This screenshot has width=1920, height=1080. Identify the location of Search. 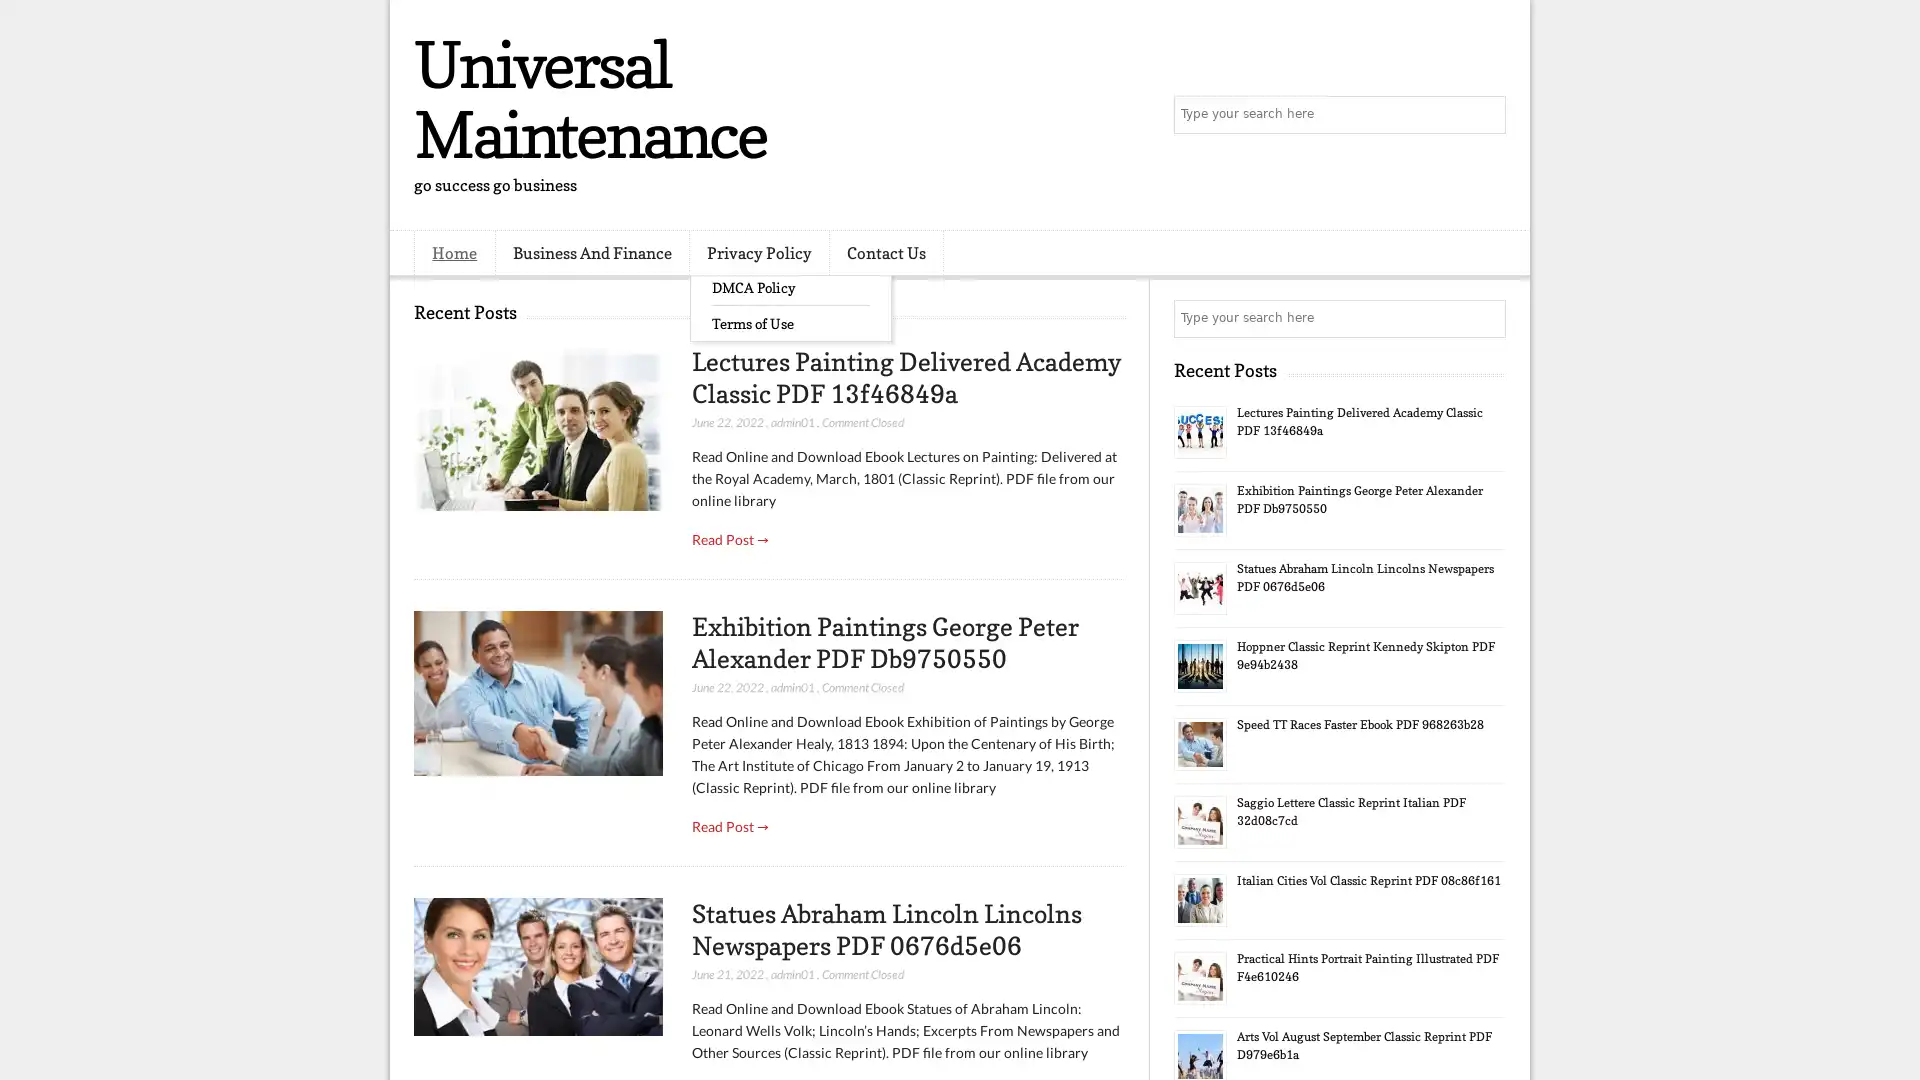
(1485, 115).